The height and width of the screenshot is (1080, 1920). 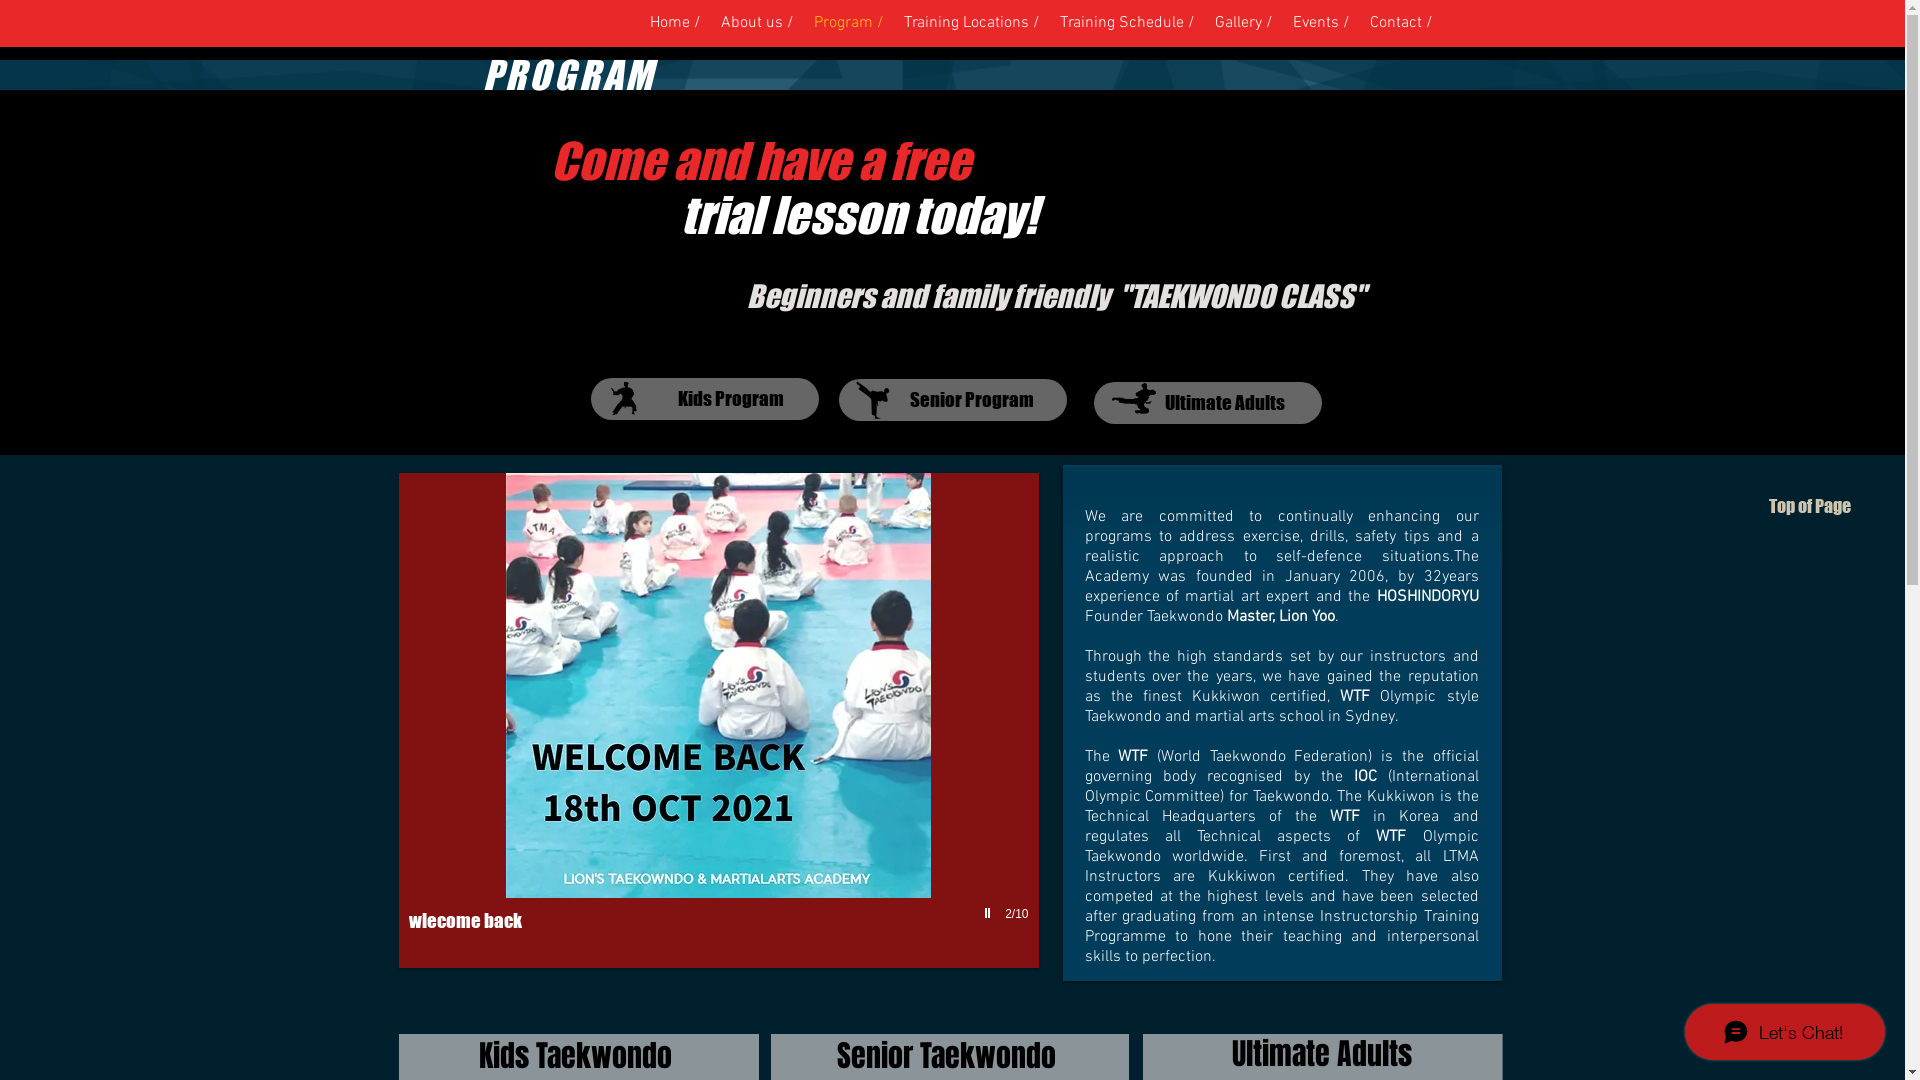 I want to click on 'Kids Program', so click(x=589, y=398).